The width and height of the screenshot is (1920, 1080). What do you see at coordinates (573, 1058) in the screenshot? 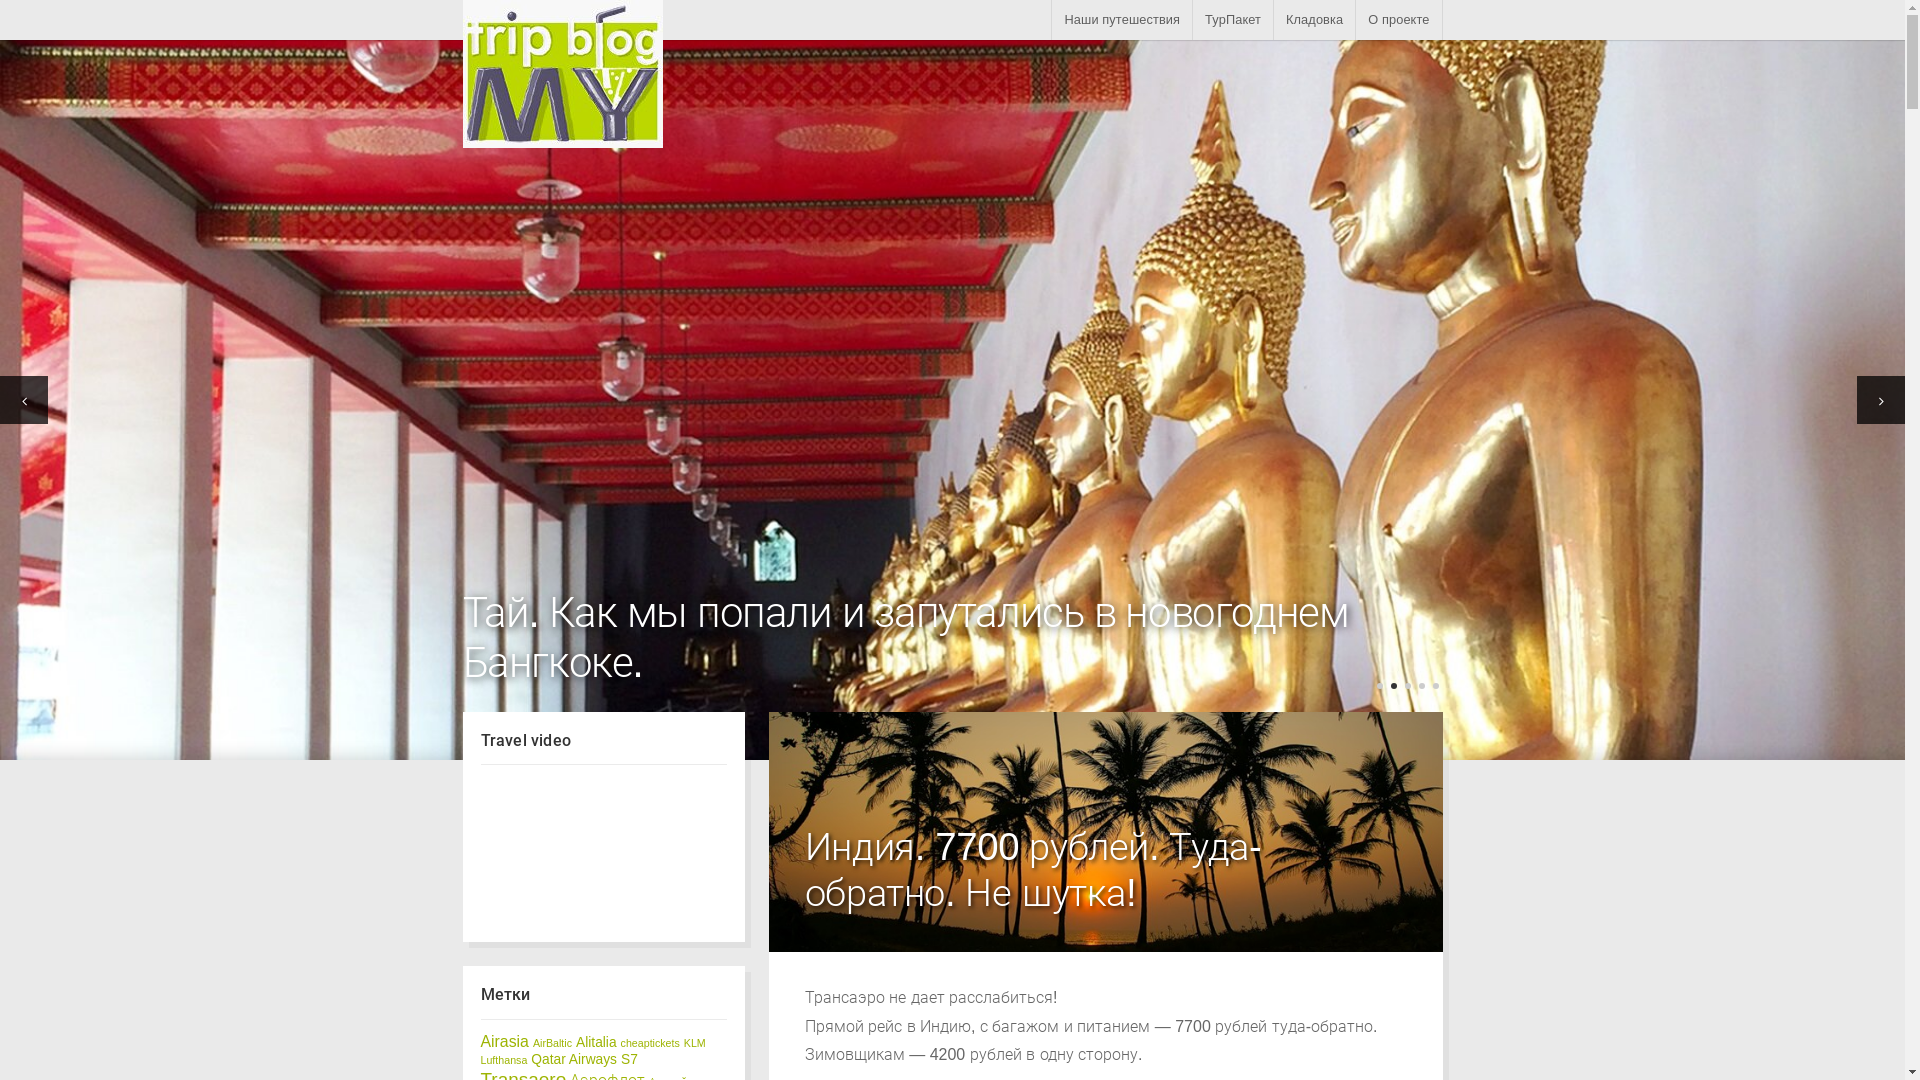
I see `'Qatar Airways'` at bounding box center [573, 1058].